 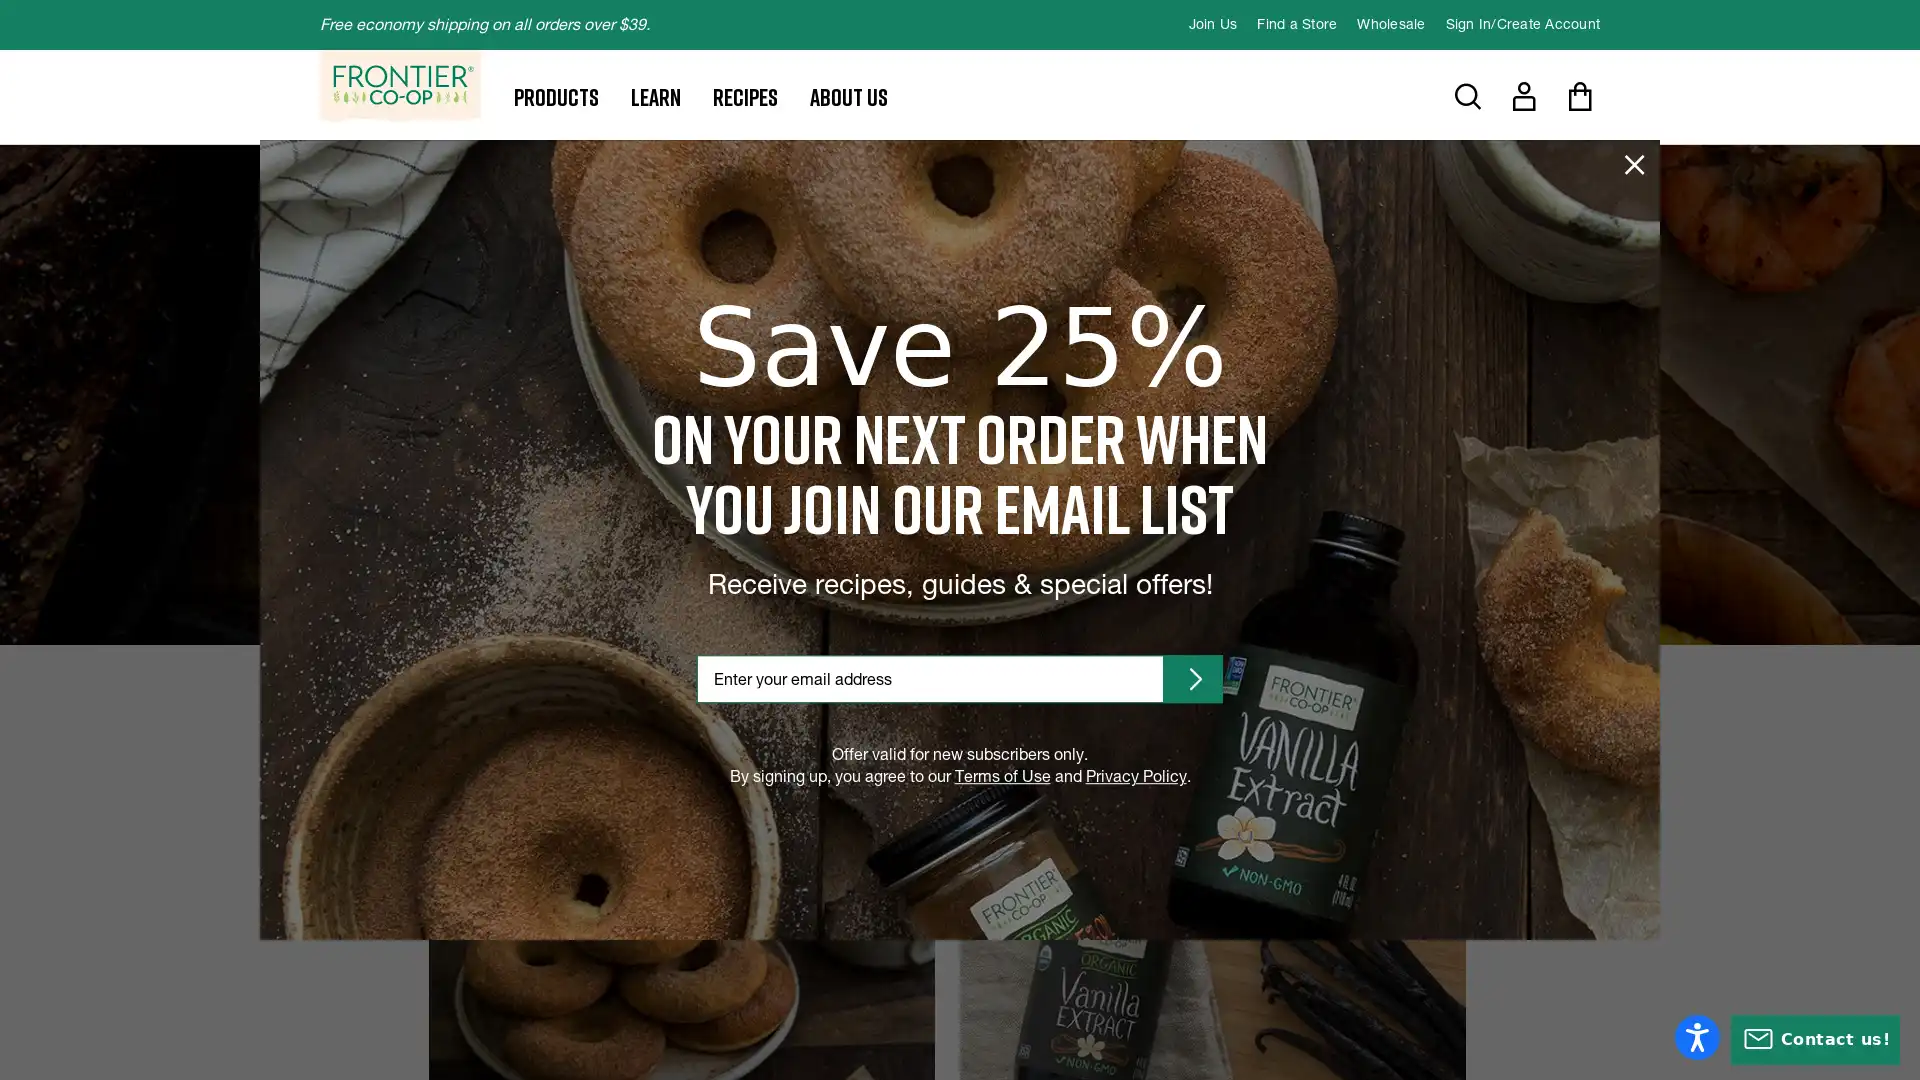 I want to click on About Us, so click(x=849, y=96).